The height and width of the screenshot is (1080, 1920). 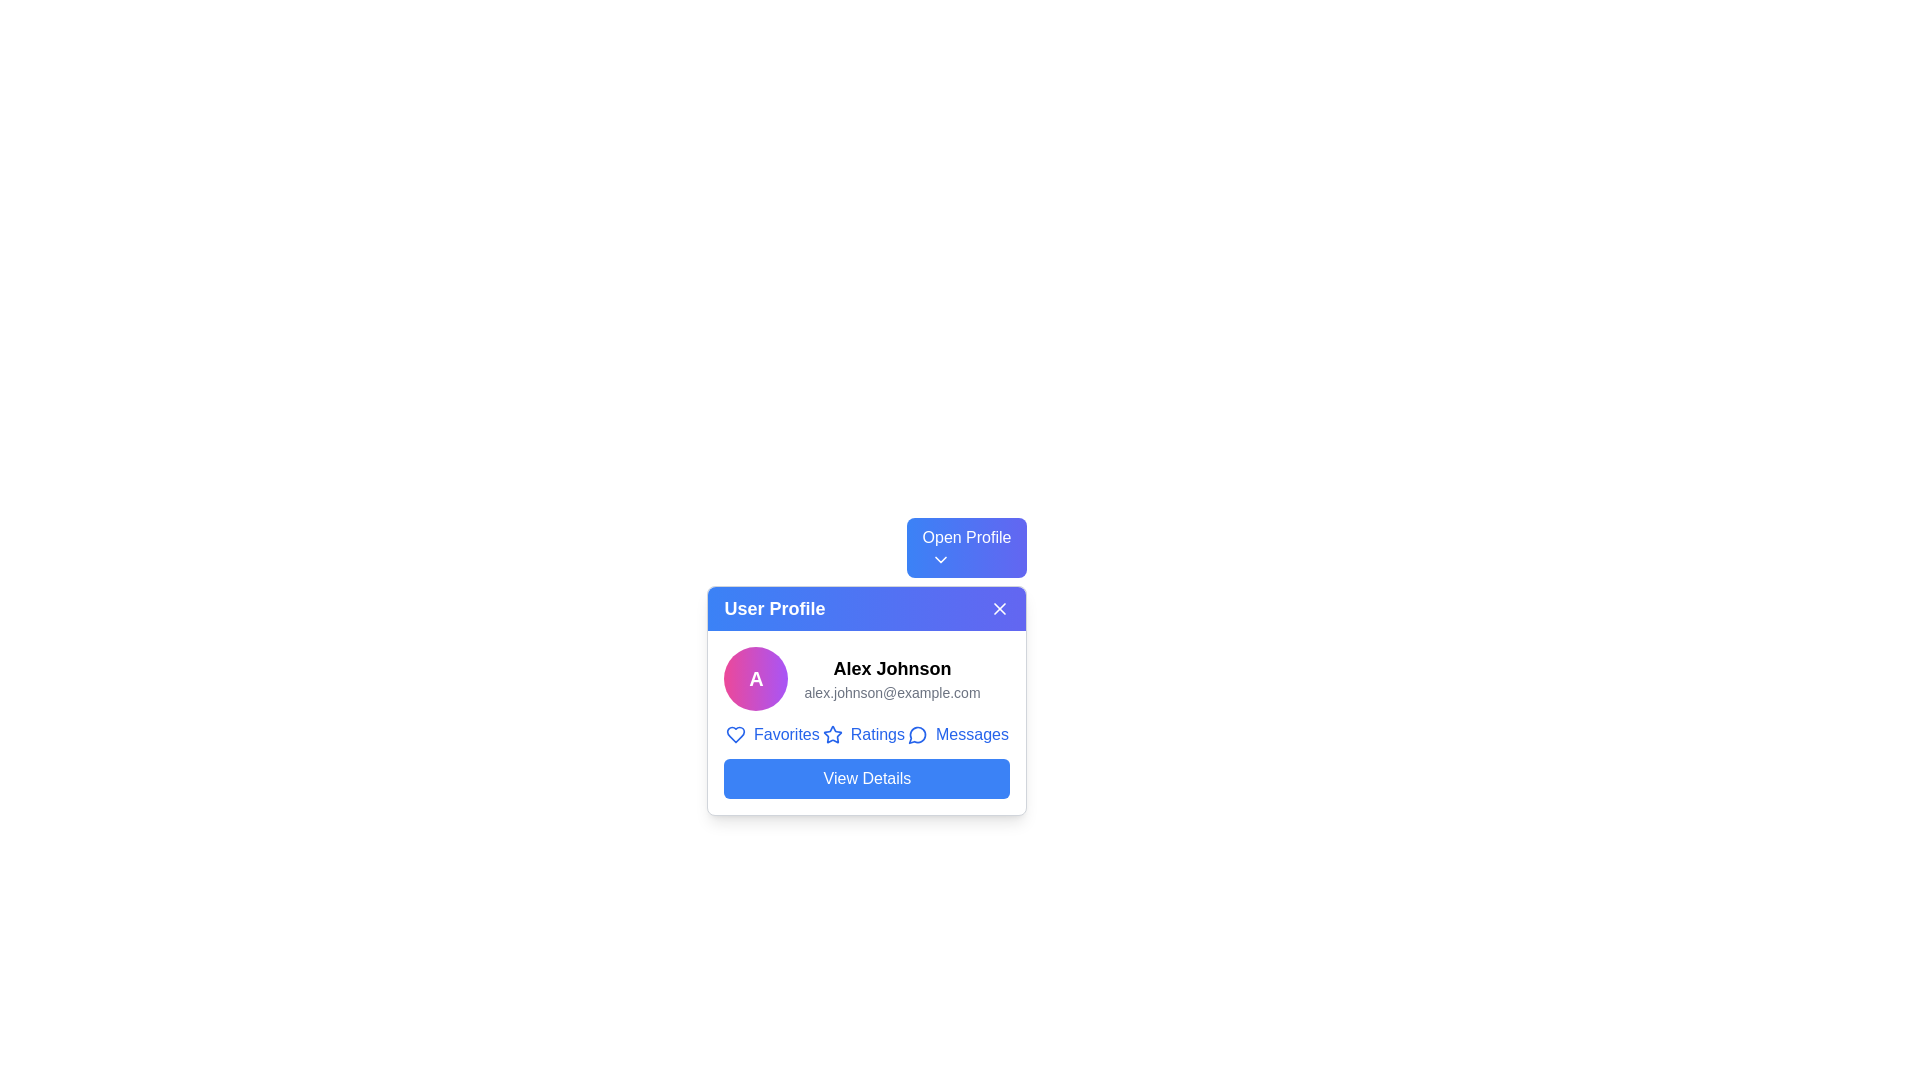 I want to click on the static text displaying the email address 'alex.johnson@example.com', which is styled with a smaller font and grayed-out color, positioned below the name 'Alex Johnson' in the user profile card, so click(x=891, y=692).